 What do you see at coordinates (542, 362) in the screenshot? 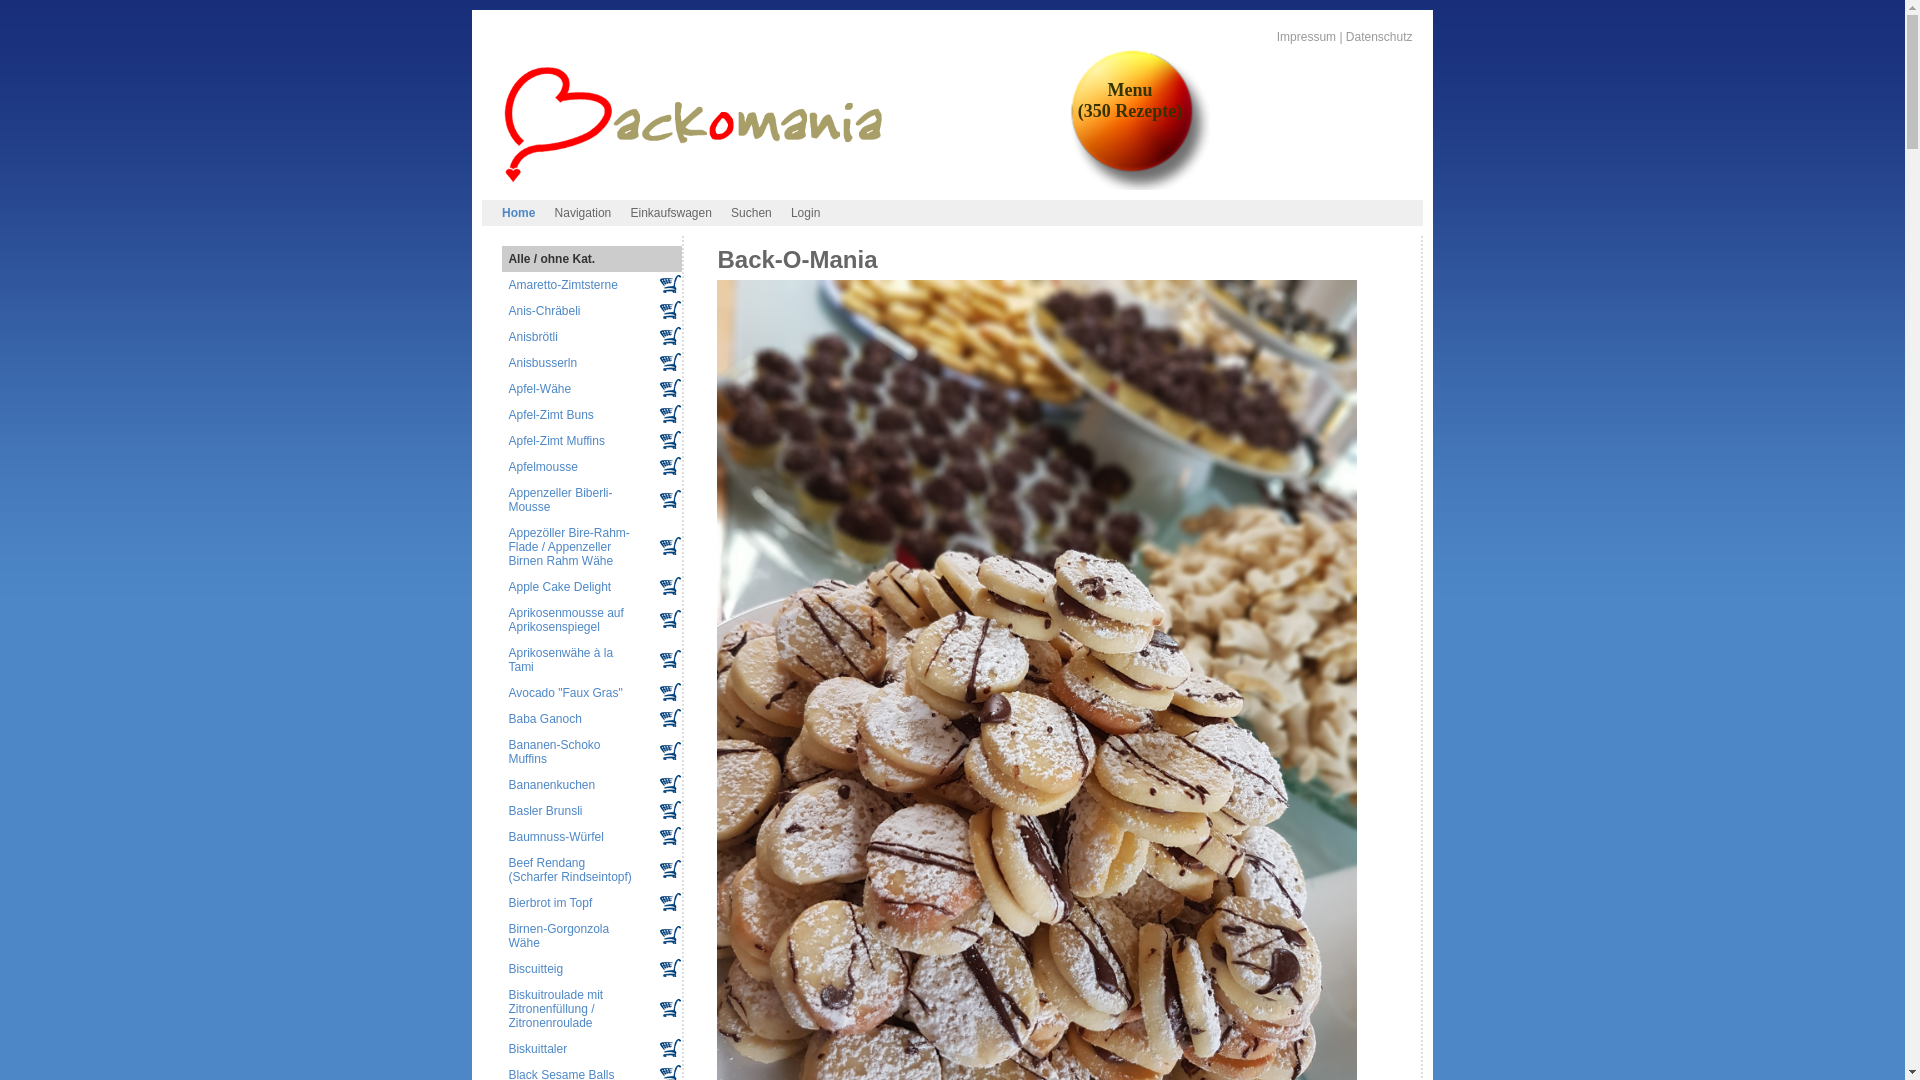
I see `'Anisbusserln'` at bounding box center [542, 362].